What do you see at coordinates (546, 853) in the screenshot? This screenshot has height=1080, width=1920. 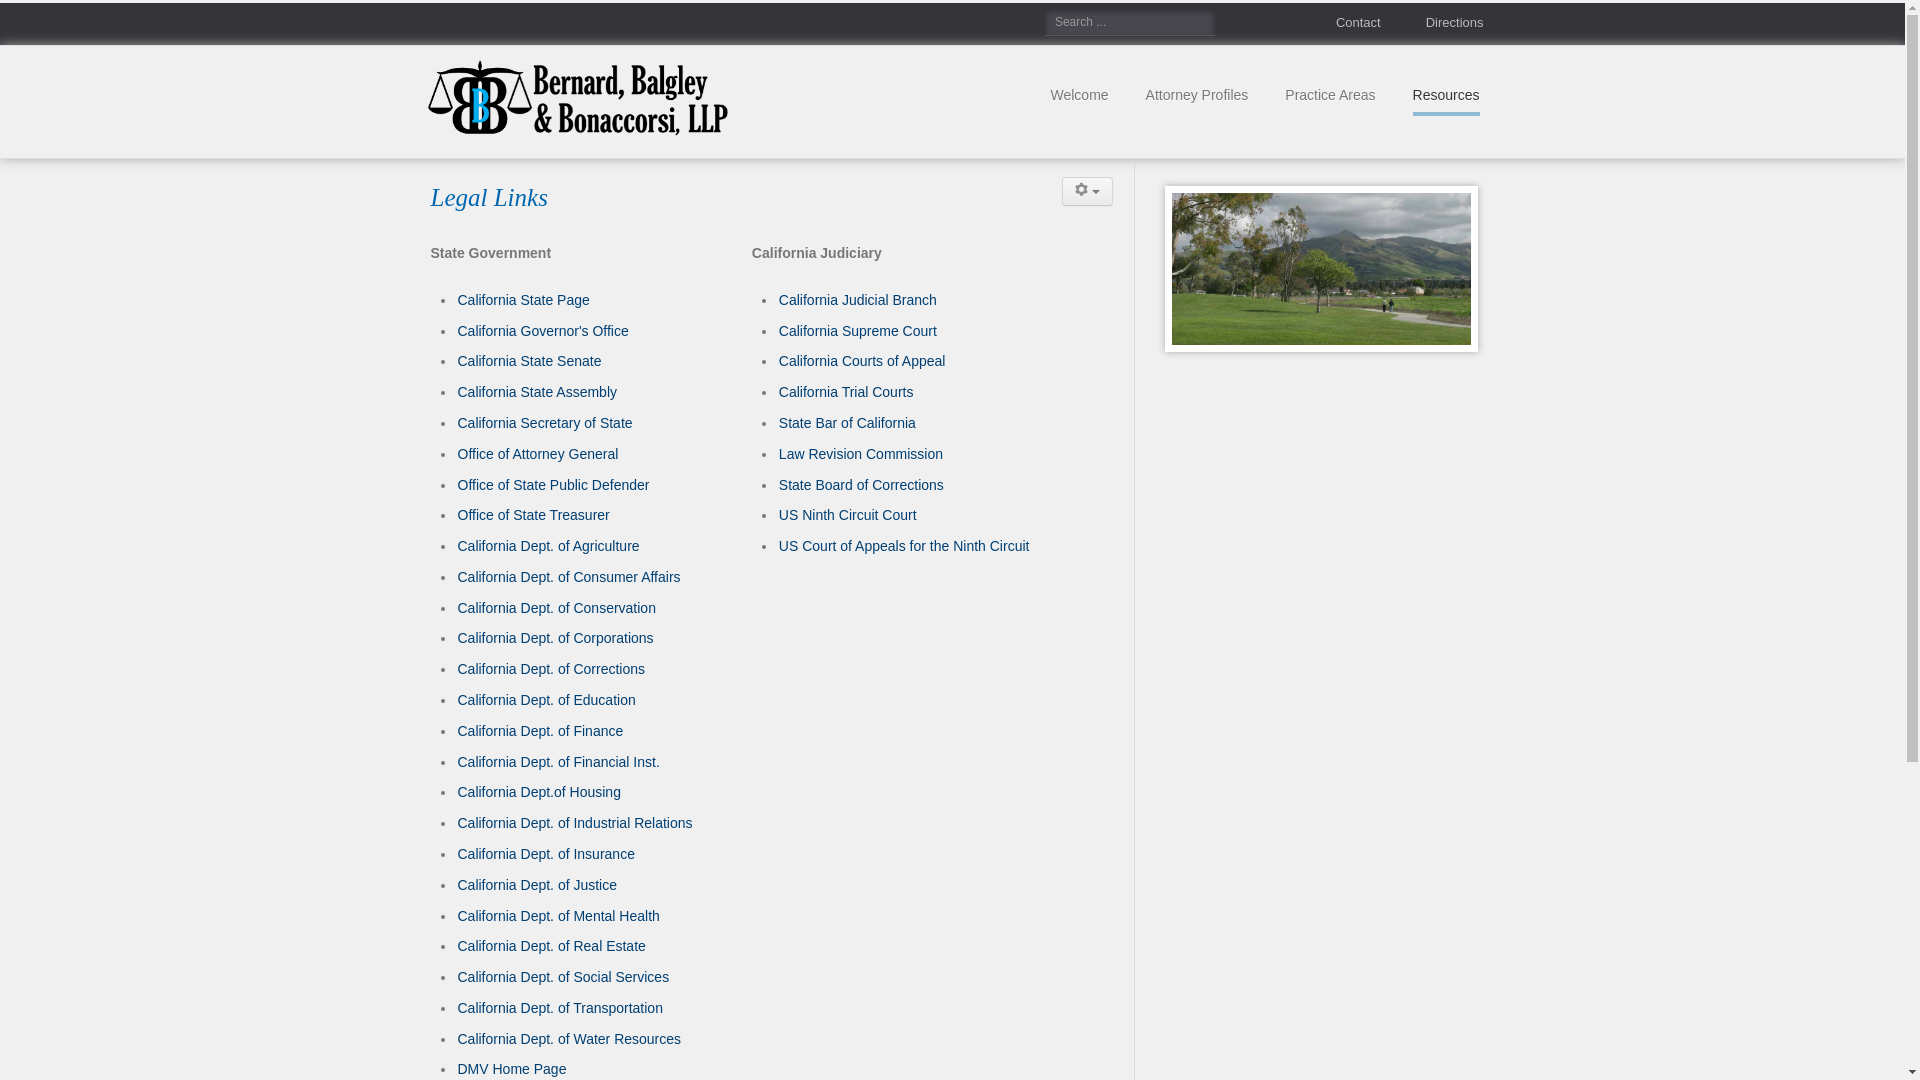 I see `'California Dept. of Insurance'` at bounding box center [546, 853].